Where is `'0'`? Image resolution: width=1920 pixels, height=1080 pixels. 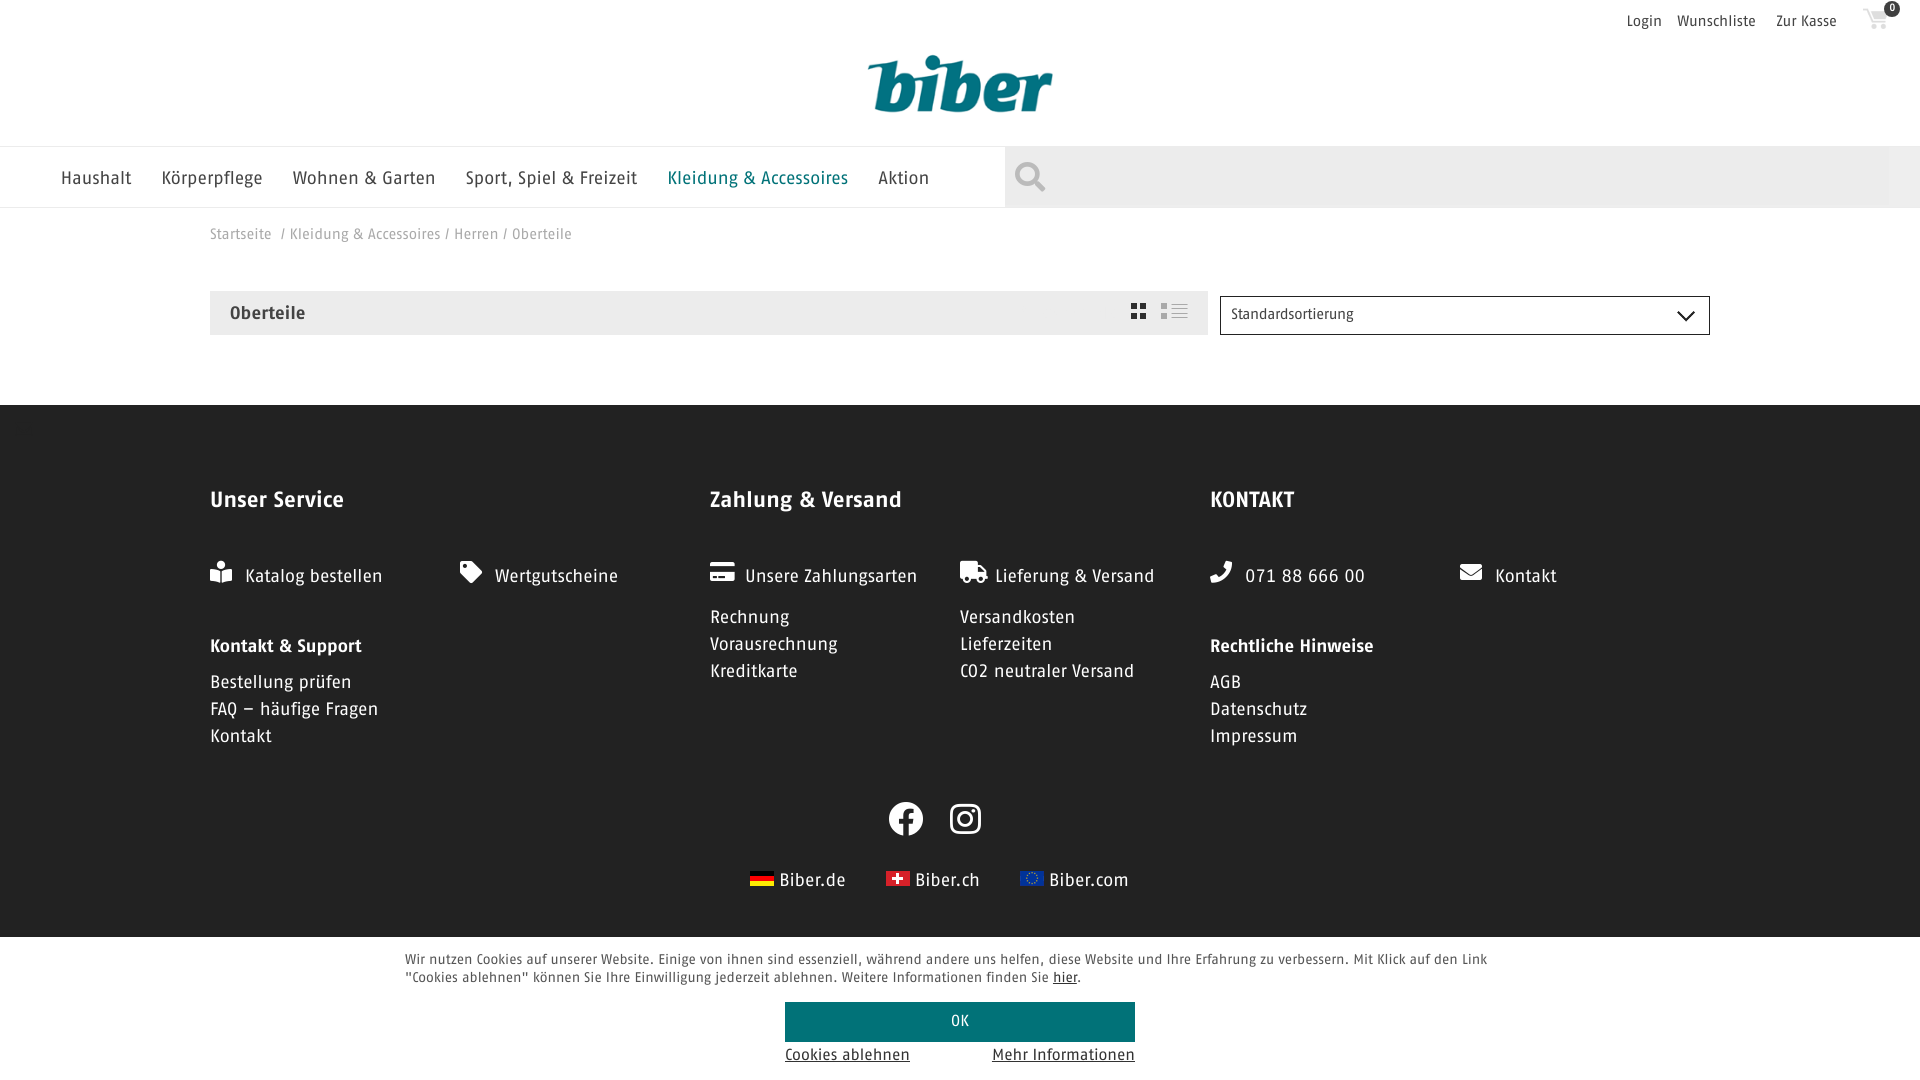 '0' is located at coordinates (1875, 18).